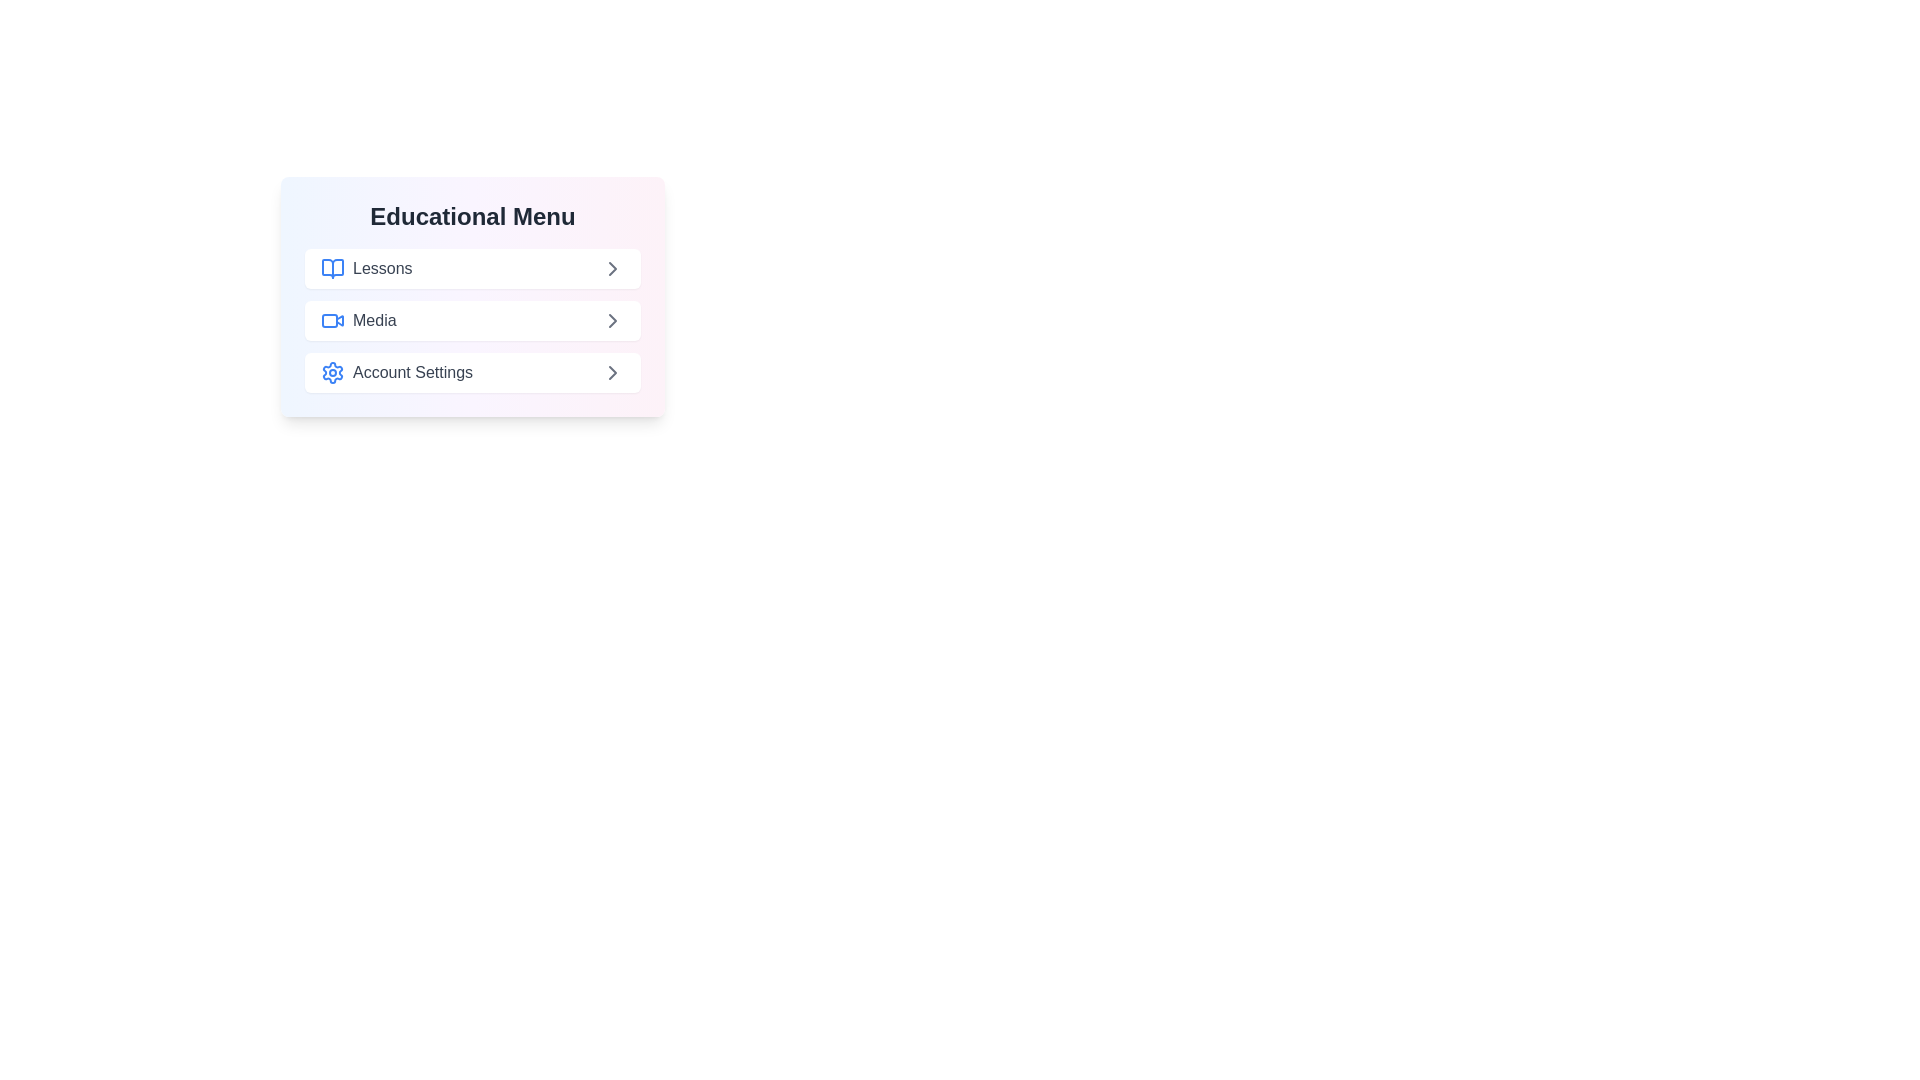 The height and width of the screenshot is (1080, 1920). Describe the element at coordinates (472, 297) in the screenshot. I see `the navigation menu located in the center-left area of the interface` at that location.